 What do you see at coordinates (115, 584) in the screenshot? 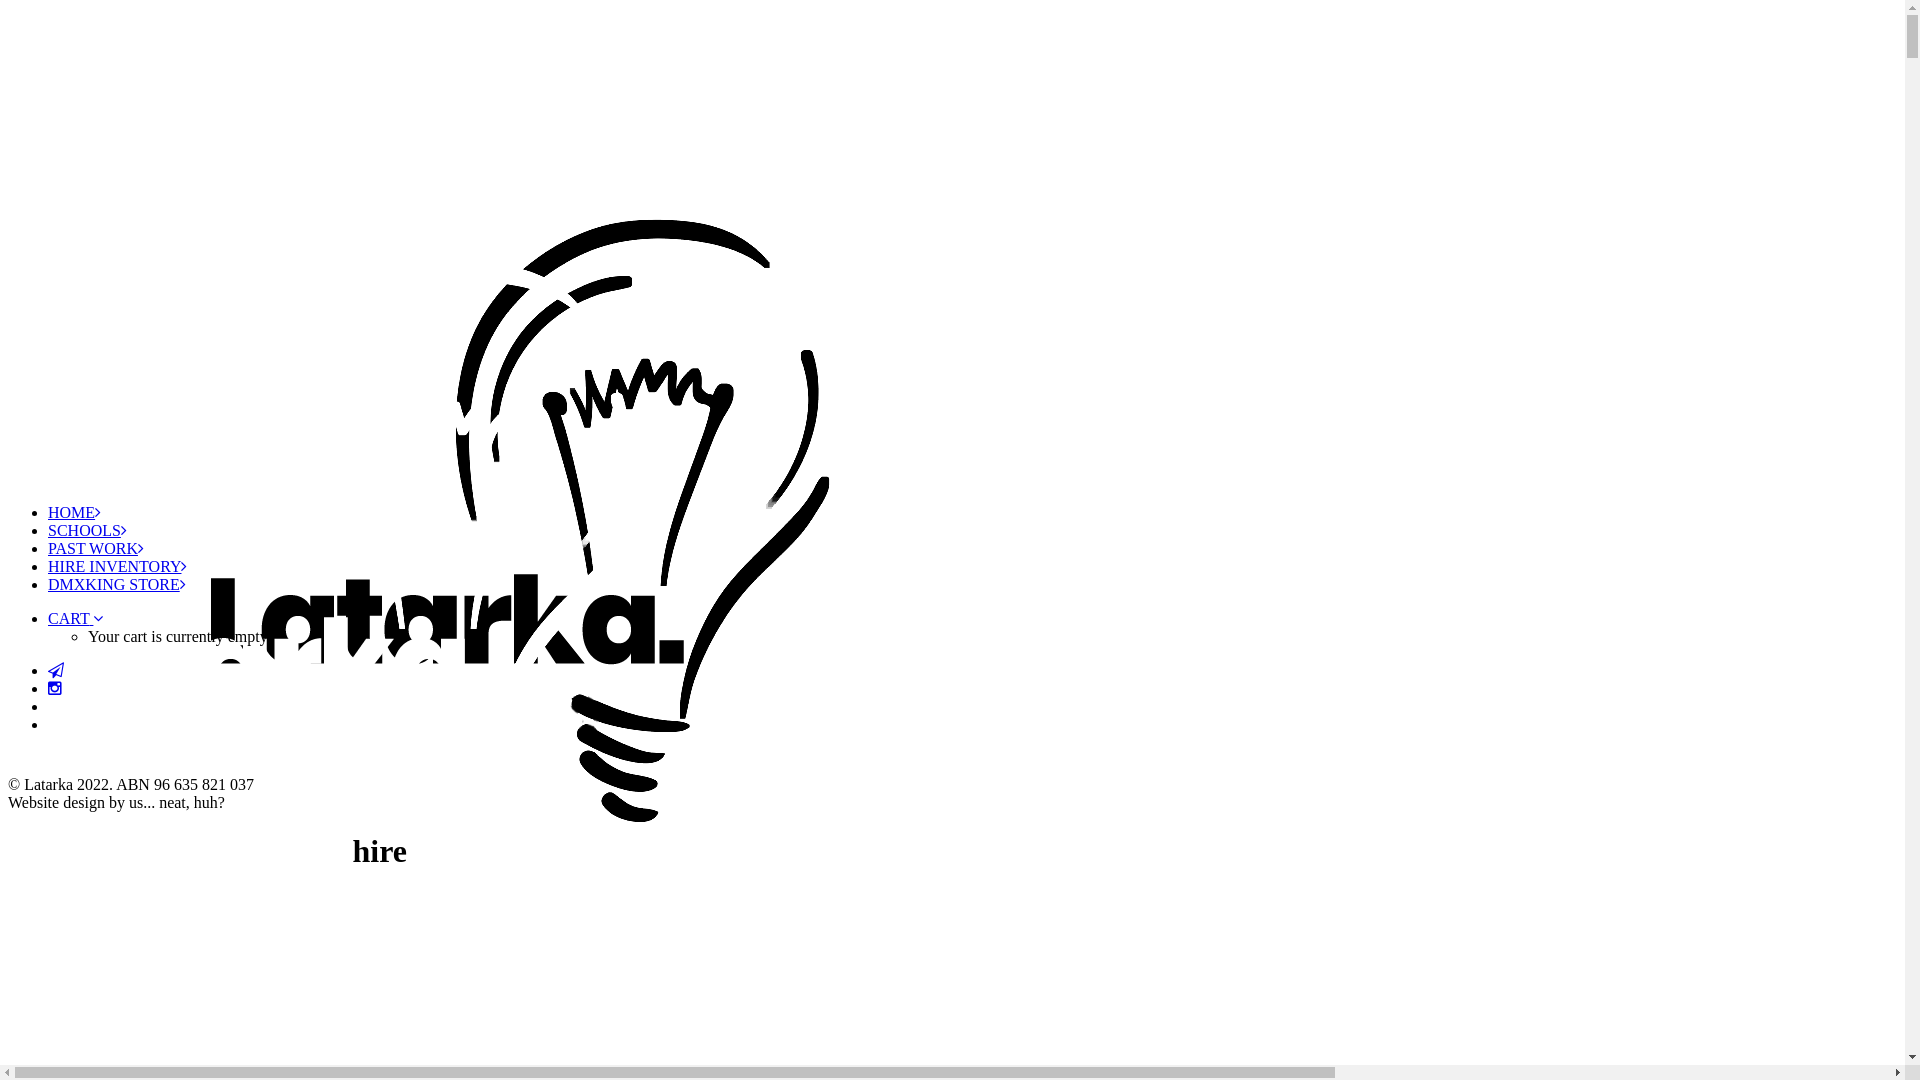
I see `'DMXKING STORE'` at bounding box center [115, 584].